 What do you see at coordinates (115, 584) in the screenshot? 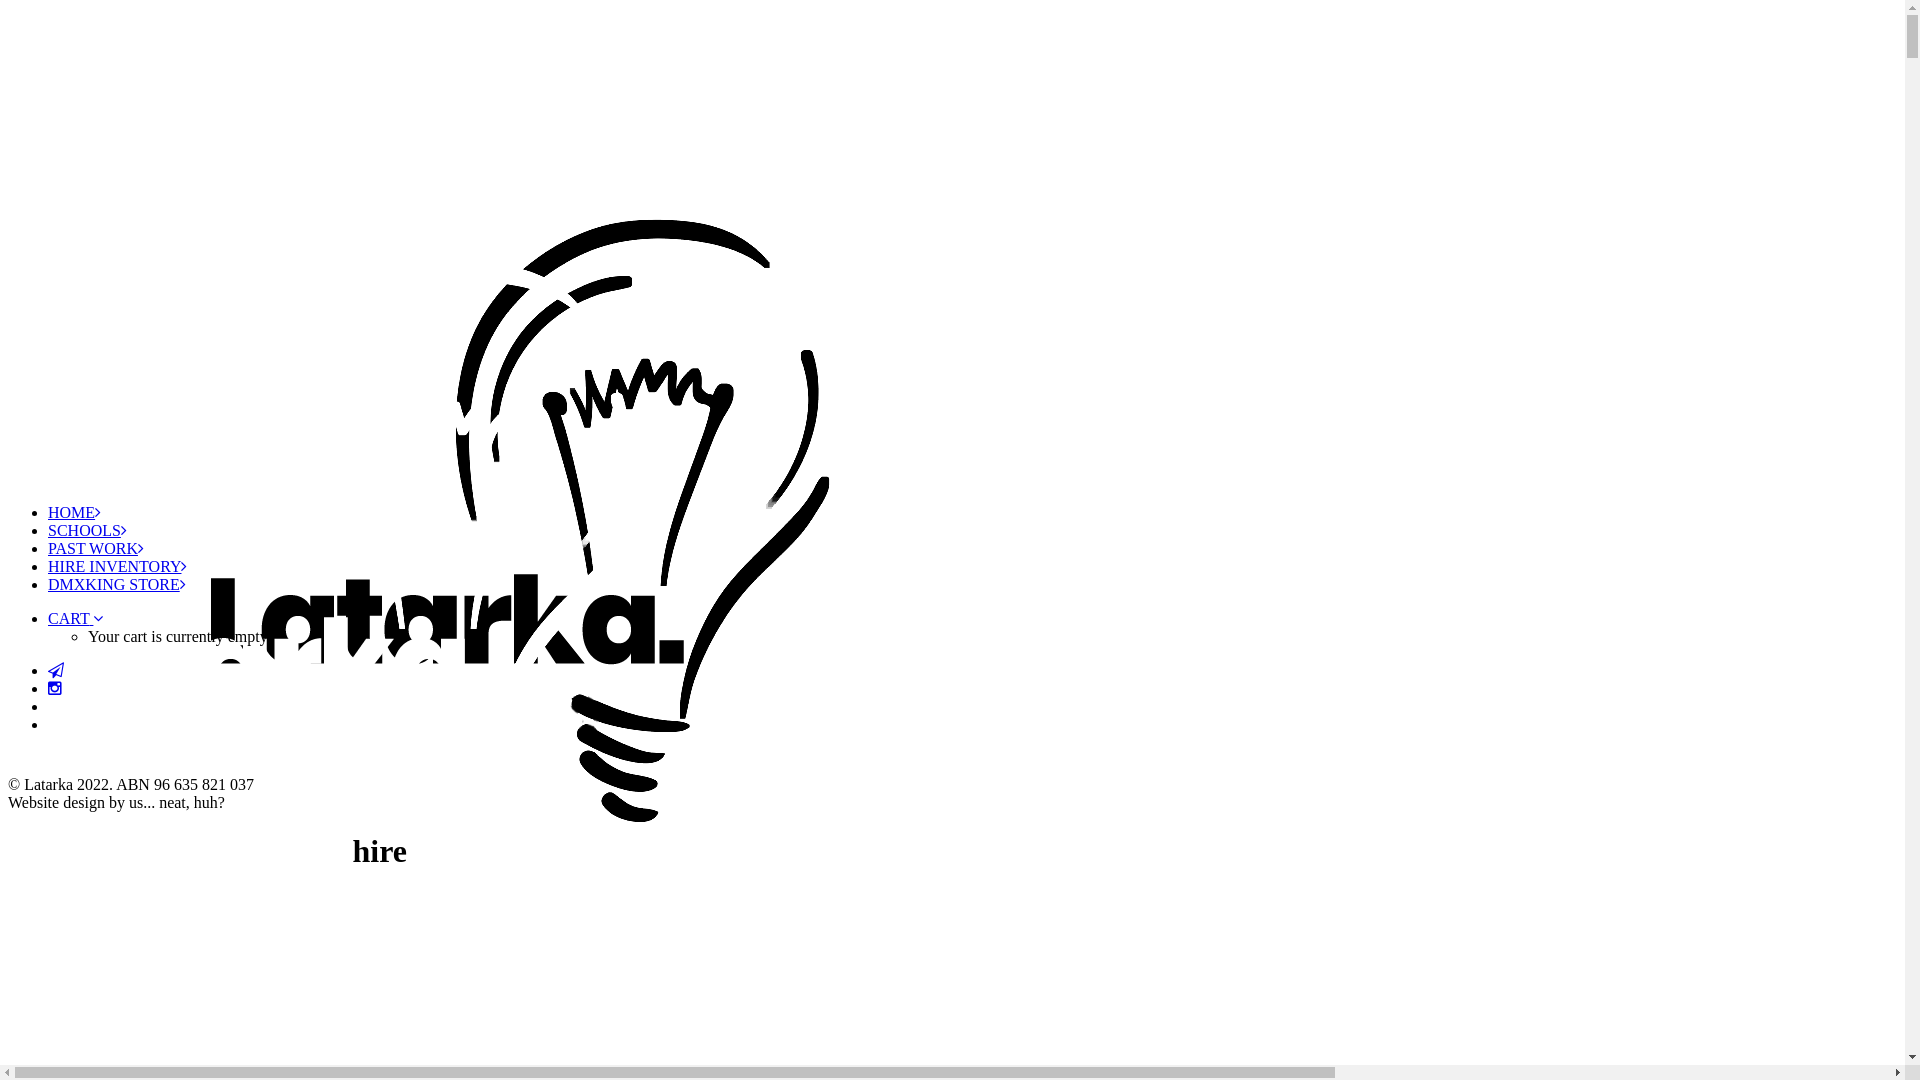
I see `'DMXKING STORE'` at bounding box center [115, 584].